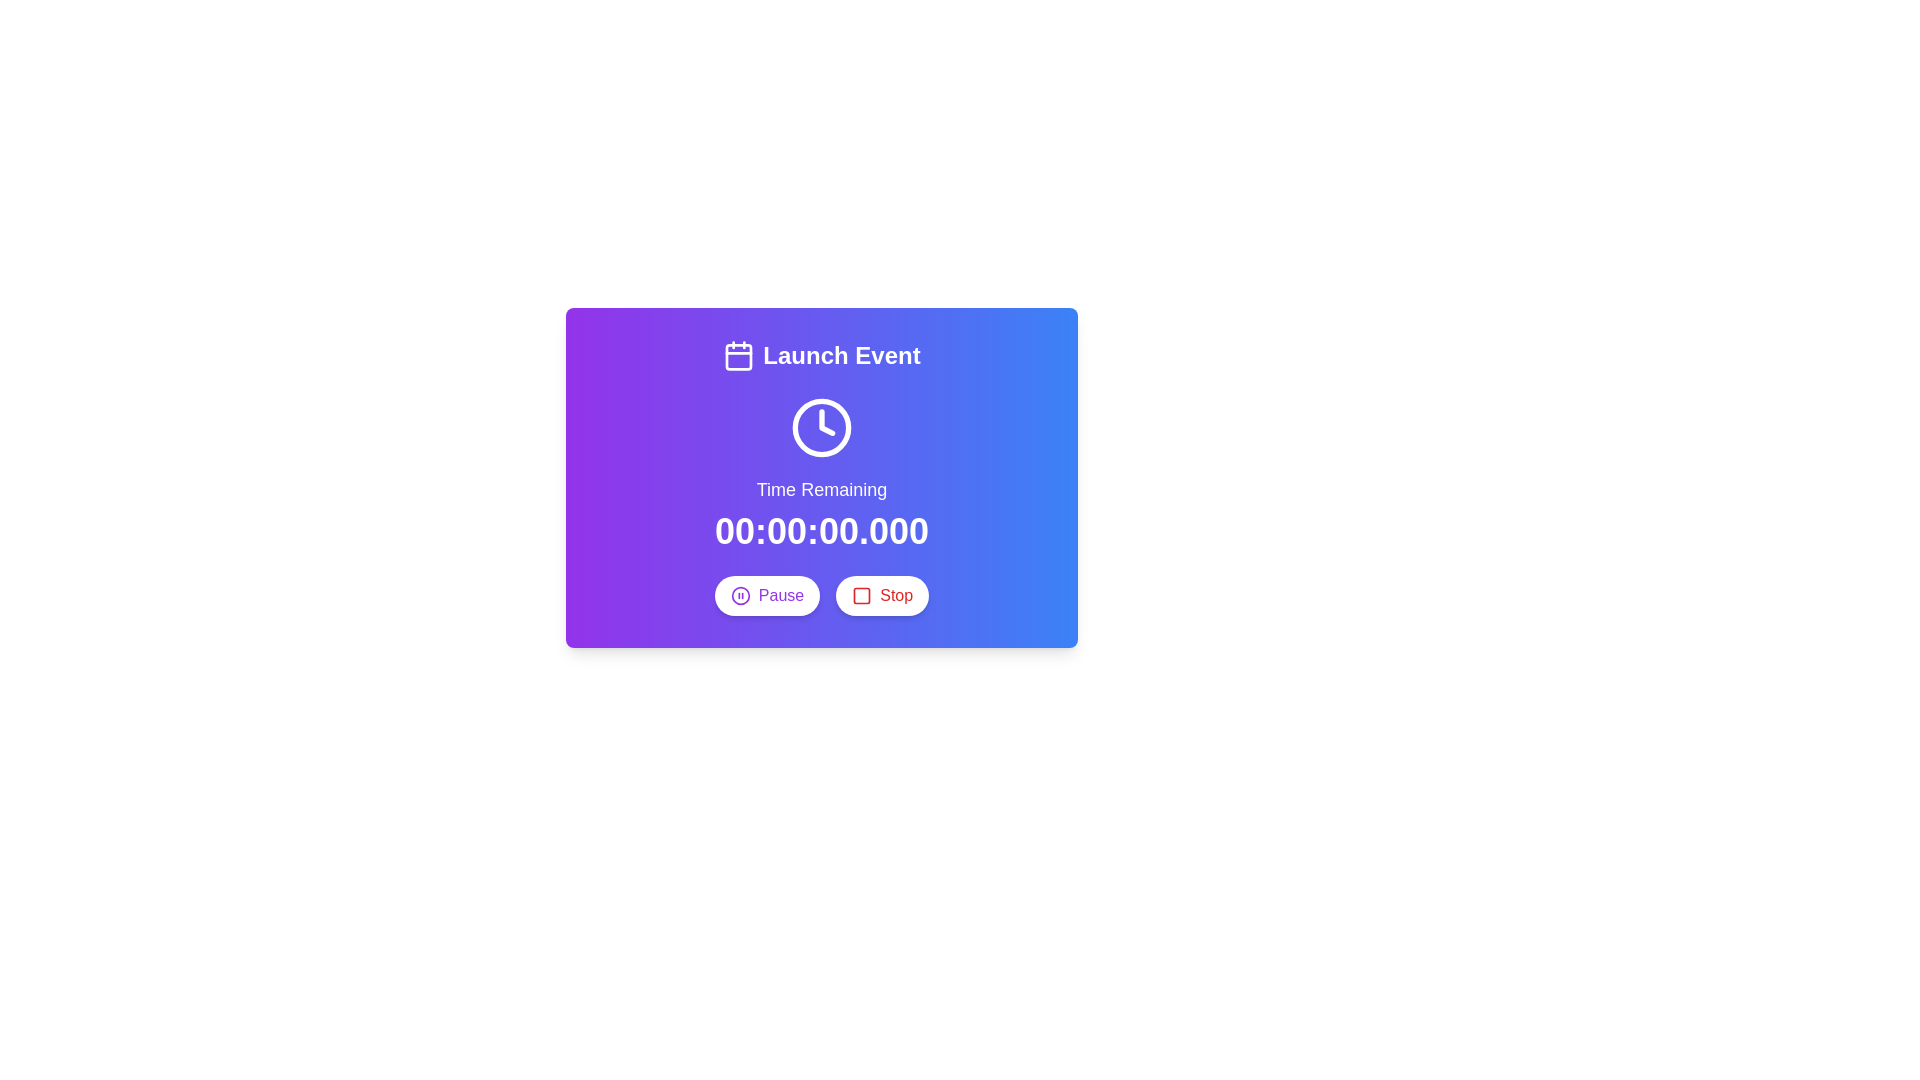  What do you see at coordinates (862, 595) in the screenshot?
I see `the square outline icon with rounded corners that is part of the 'Stop' button, located in the lower-right corner of the card interface` at bounding box center [862, 595].